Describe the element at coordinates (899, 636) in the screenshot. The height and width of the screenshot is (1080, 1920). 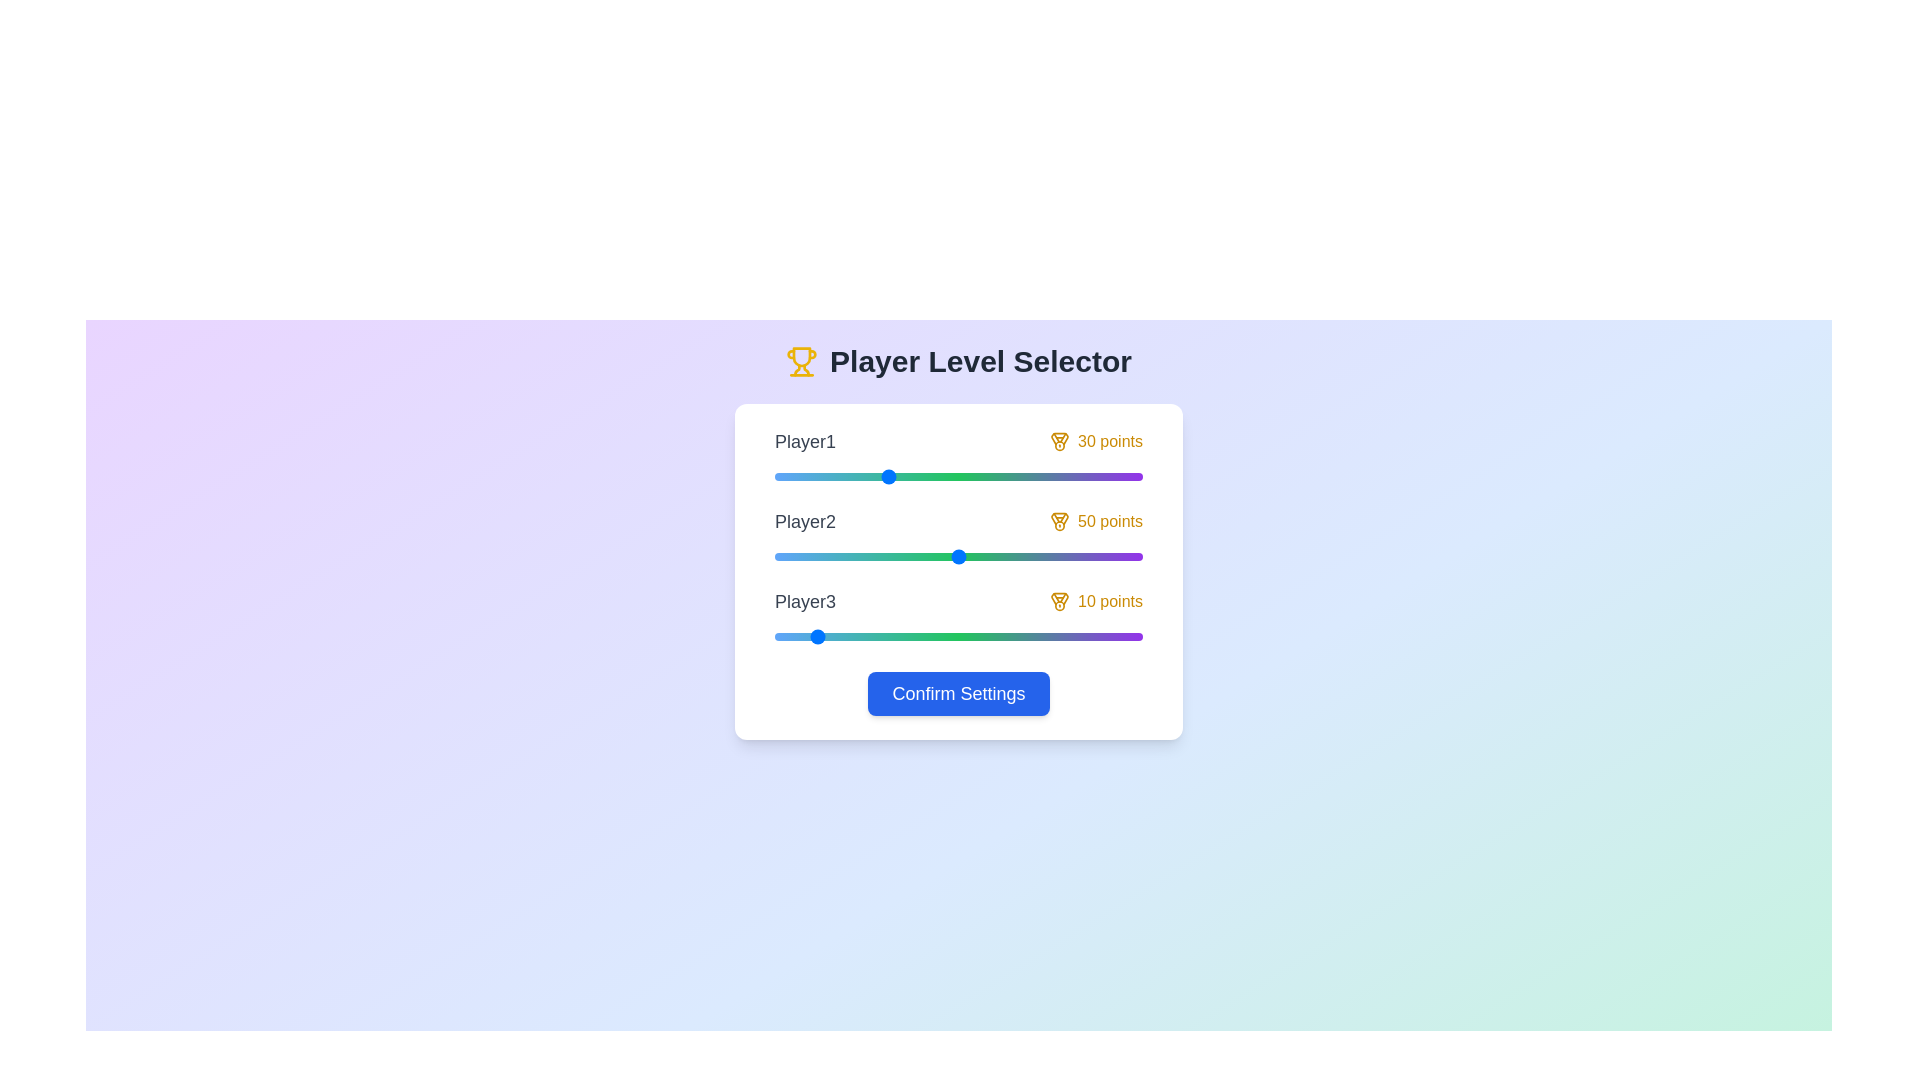
I see `the slider for Player3 to set their level to 34` at that location.